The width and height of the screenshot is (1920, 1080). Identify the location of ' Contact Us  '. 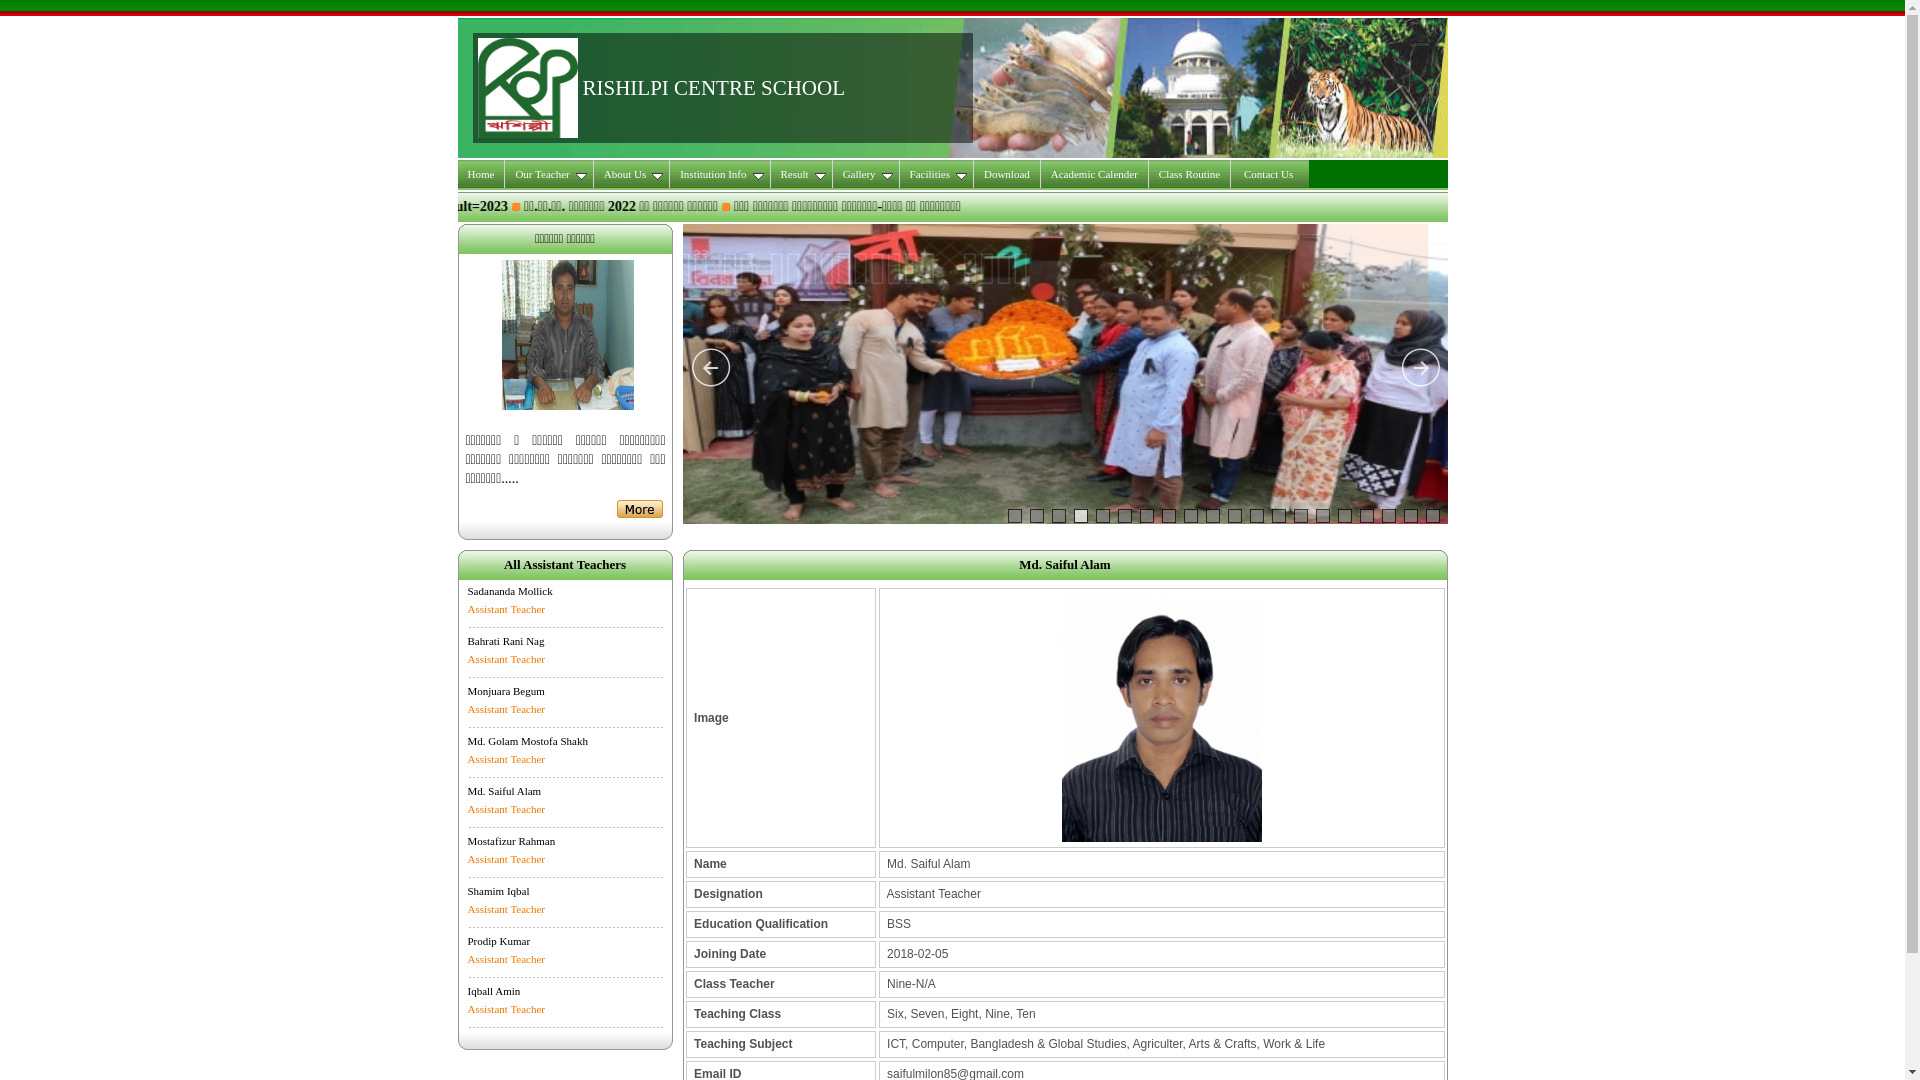
(1268, 172).